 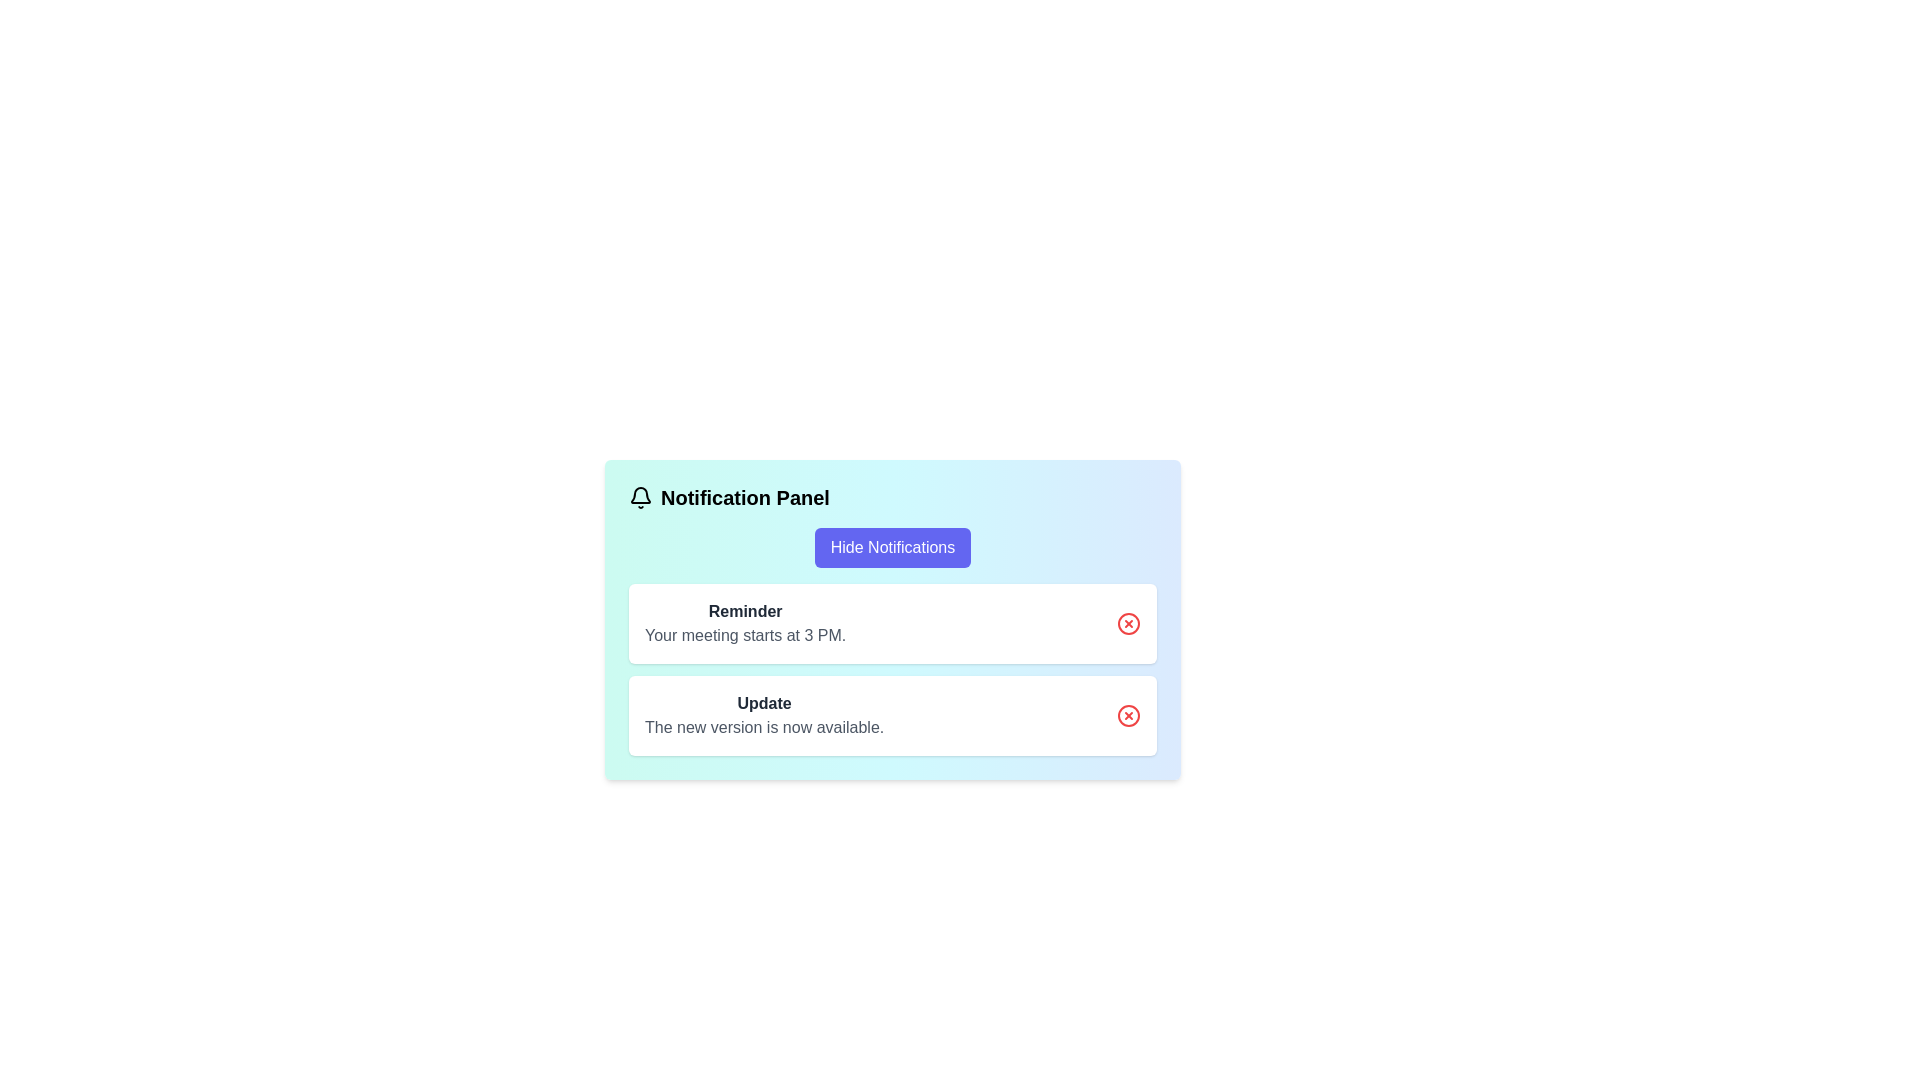 What do you see at coordinates (641, 496) in the screenshot?
I see `the notification icon located within the 'Notification Panel' section, positioned to the left of the title text 'Notification Panel'` at bounding box center [641, 496].